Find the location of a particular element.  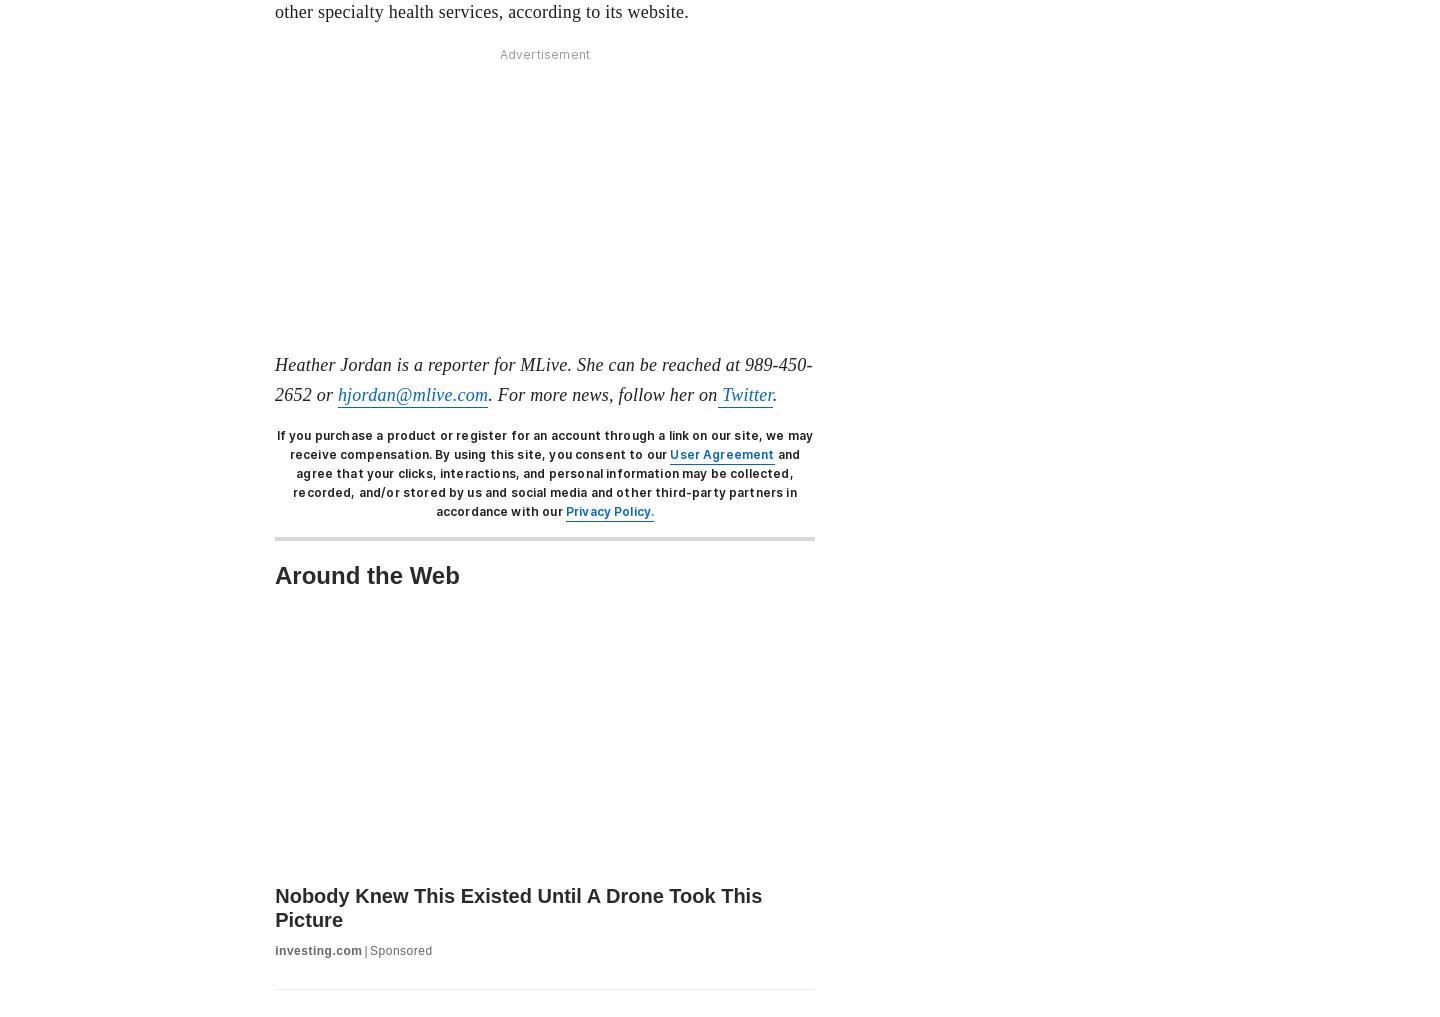

'. For more news, follow her on' is located at coordinates (601, 392).